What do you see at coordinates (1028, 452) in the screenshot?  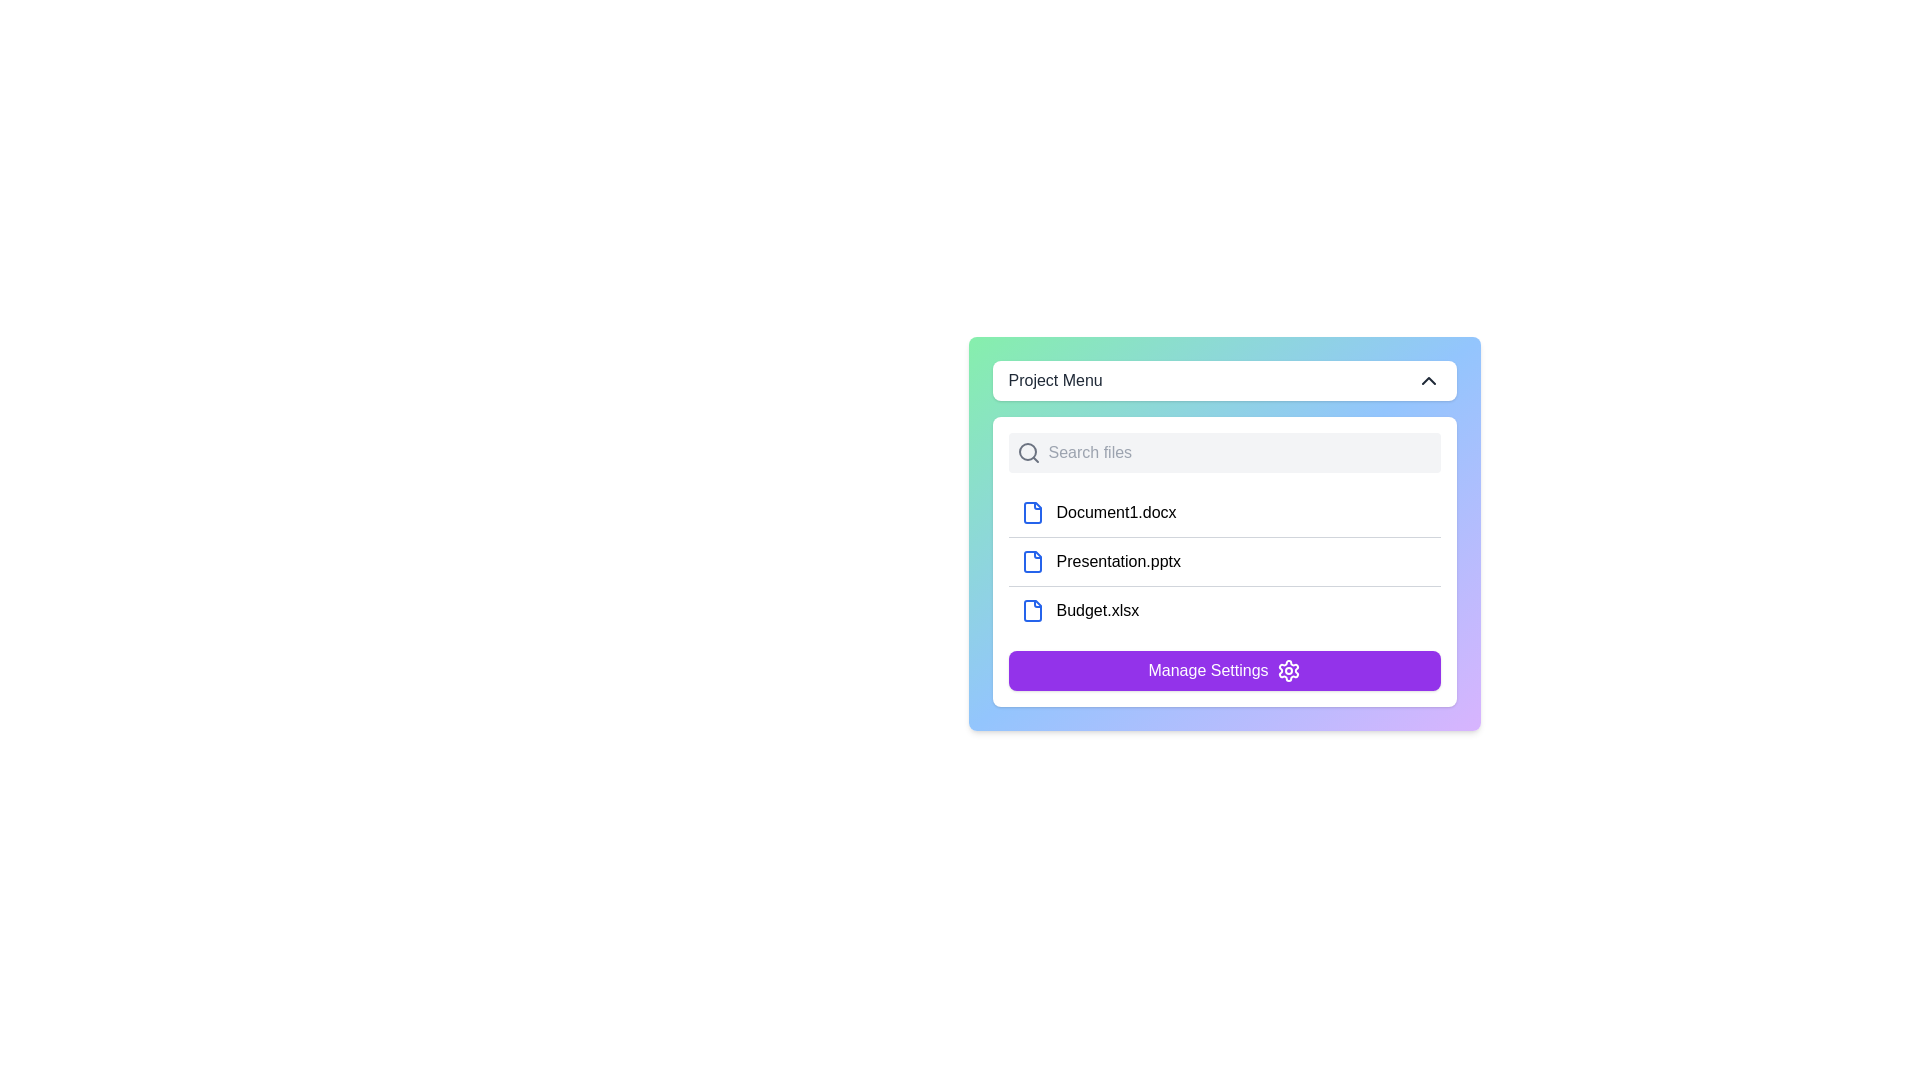 I see `the search icon located on the left side of the search bar` at bounding box center [1028, 452].